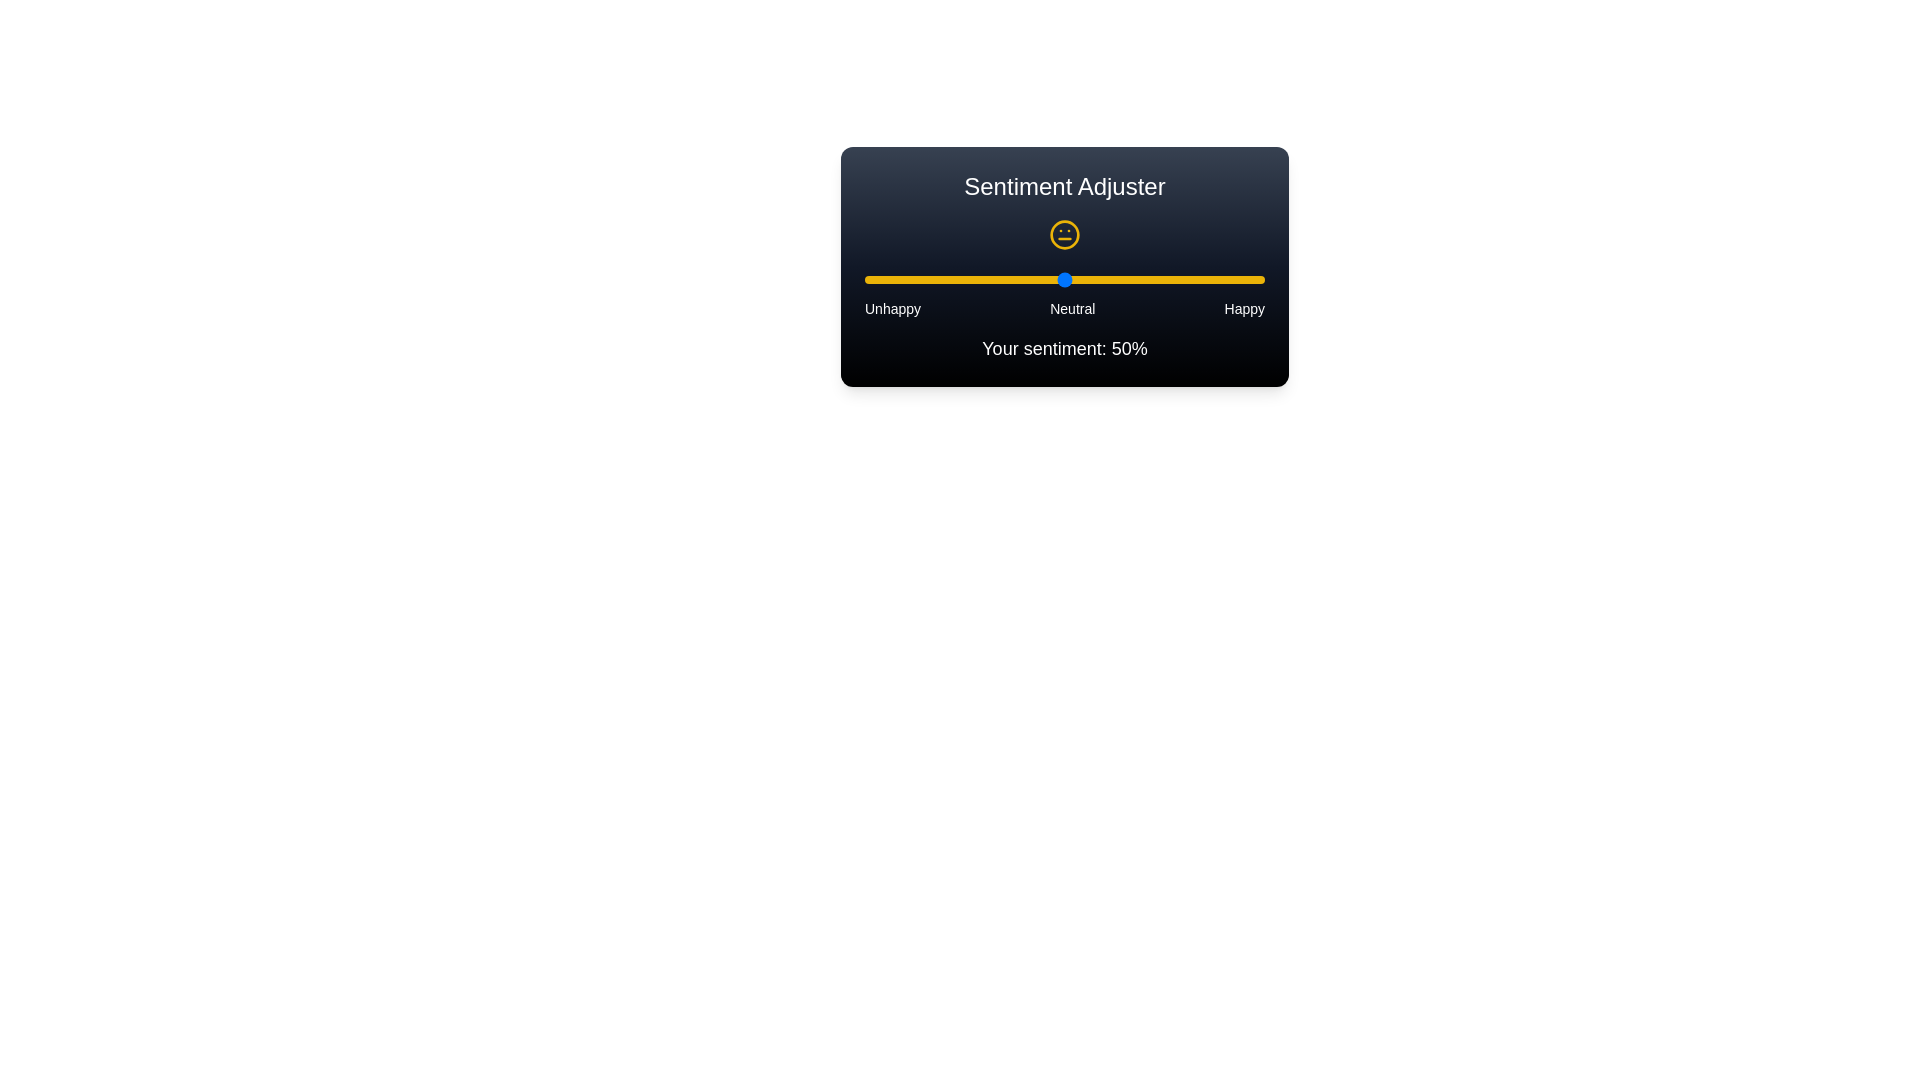  What do you see at coordinates (928, 280) in the screenshot?
I see `the sentiment slider to 16%, where sentiment is a value between 0 and 100` at bounding box center [928, 280].